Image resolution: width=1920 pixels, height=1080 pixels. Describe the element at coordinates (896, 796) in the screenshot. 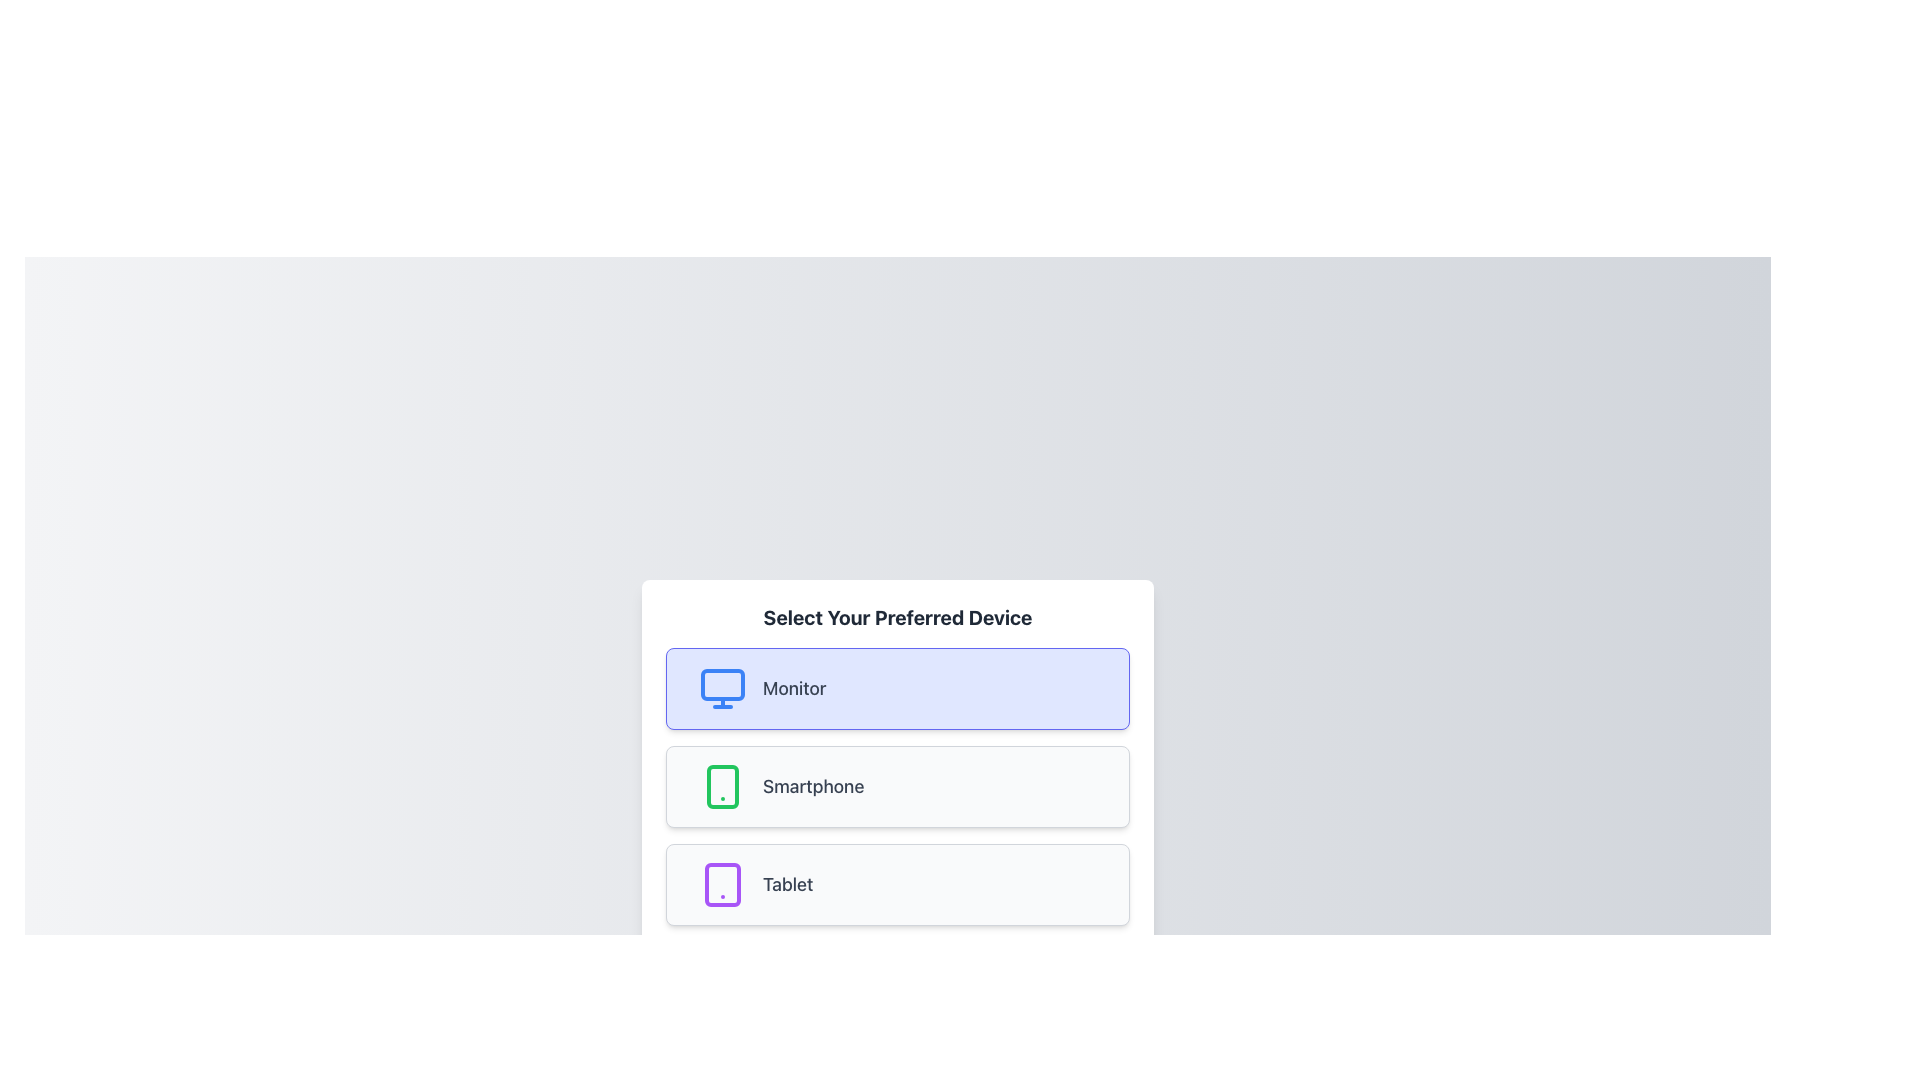

I see `the 'Smartphone' option in the Selectable List Item, which is the second item in the list under 'Select Your Preferred Device'` at that location.